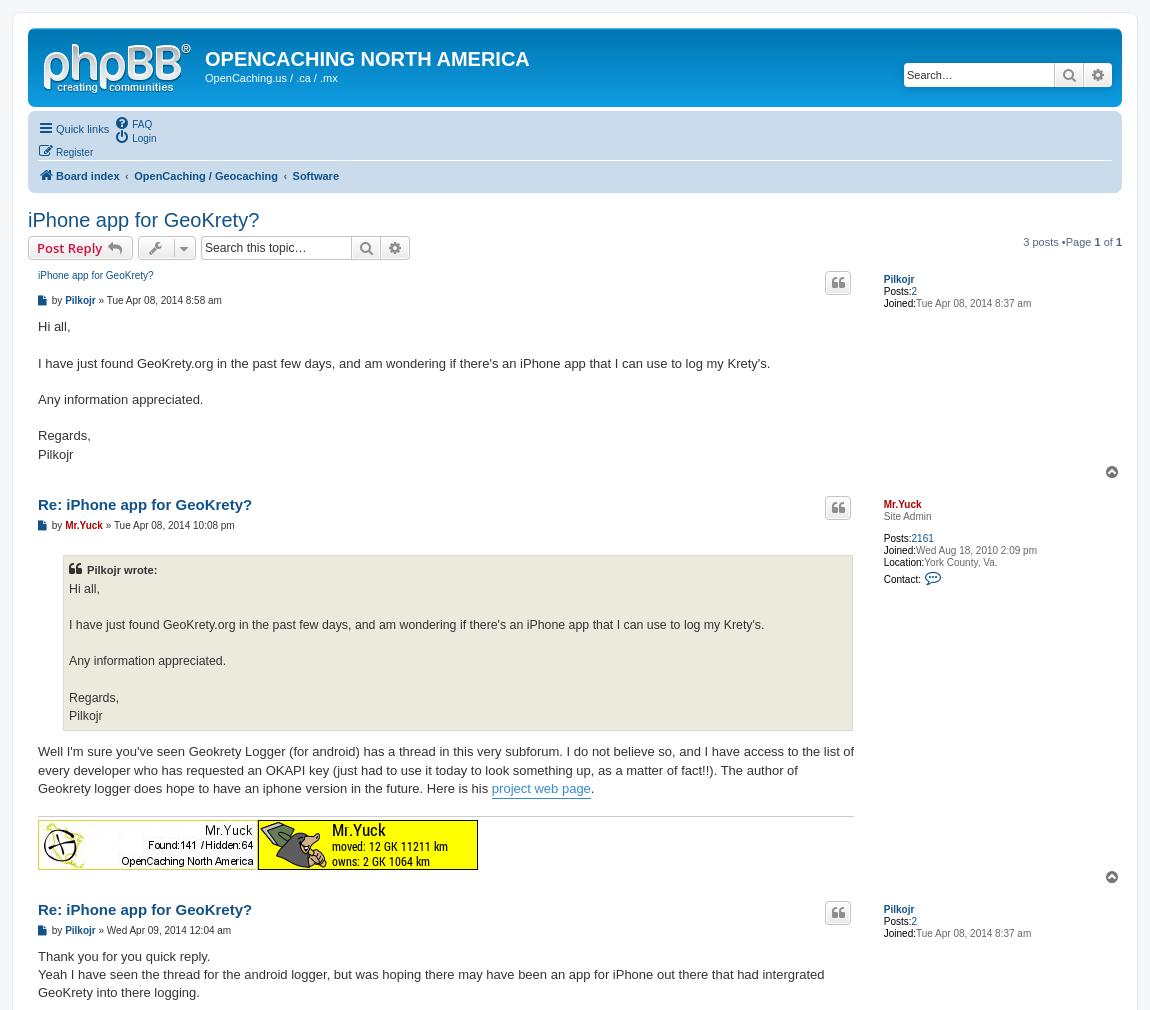 The width and height of the screenshot is (1150, 1010). Describe the element at coordinates (172, 524) in the screenshot. I see `'Tue Apr 08, 2014 10:08 pm'` at that location.